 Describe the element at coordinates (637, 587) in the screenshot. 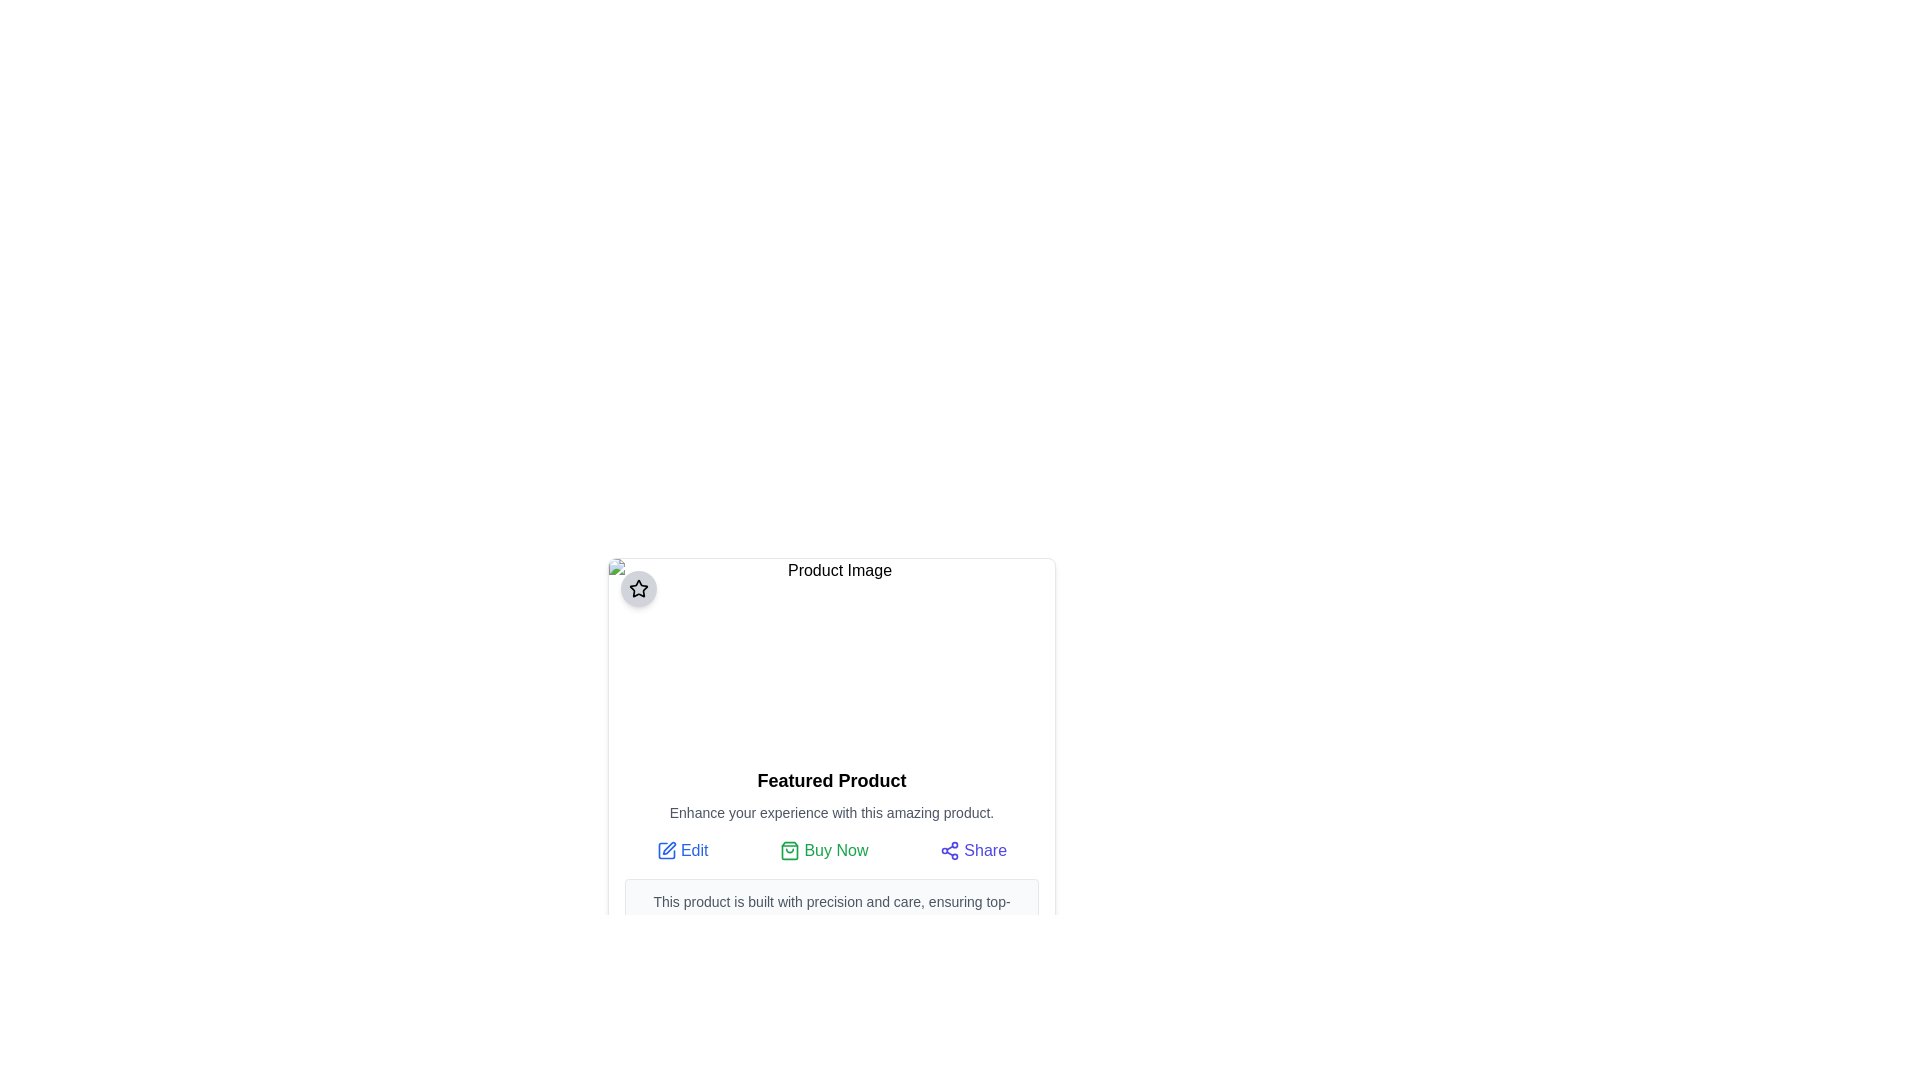

I see `the star-shaped vector graphic icon that is styled with strokes and no fill, located at the top-center of the interface's content` at that location.